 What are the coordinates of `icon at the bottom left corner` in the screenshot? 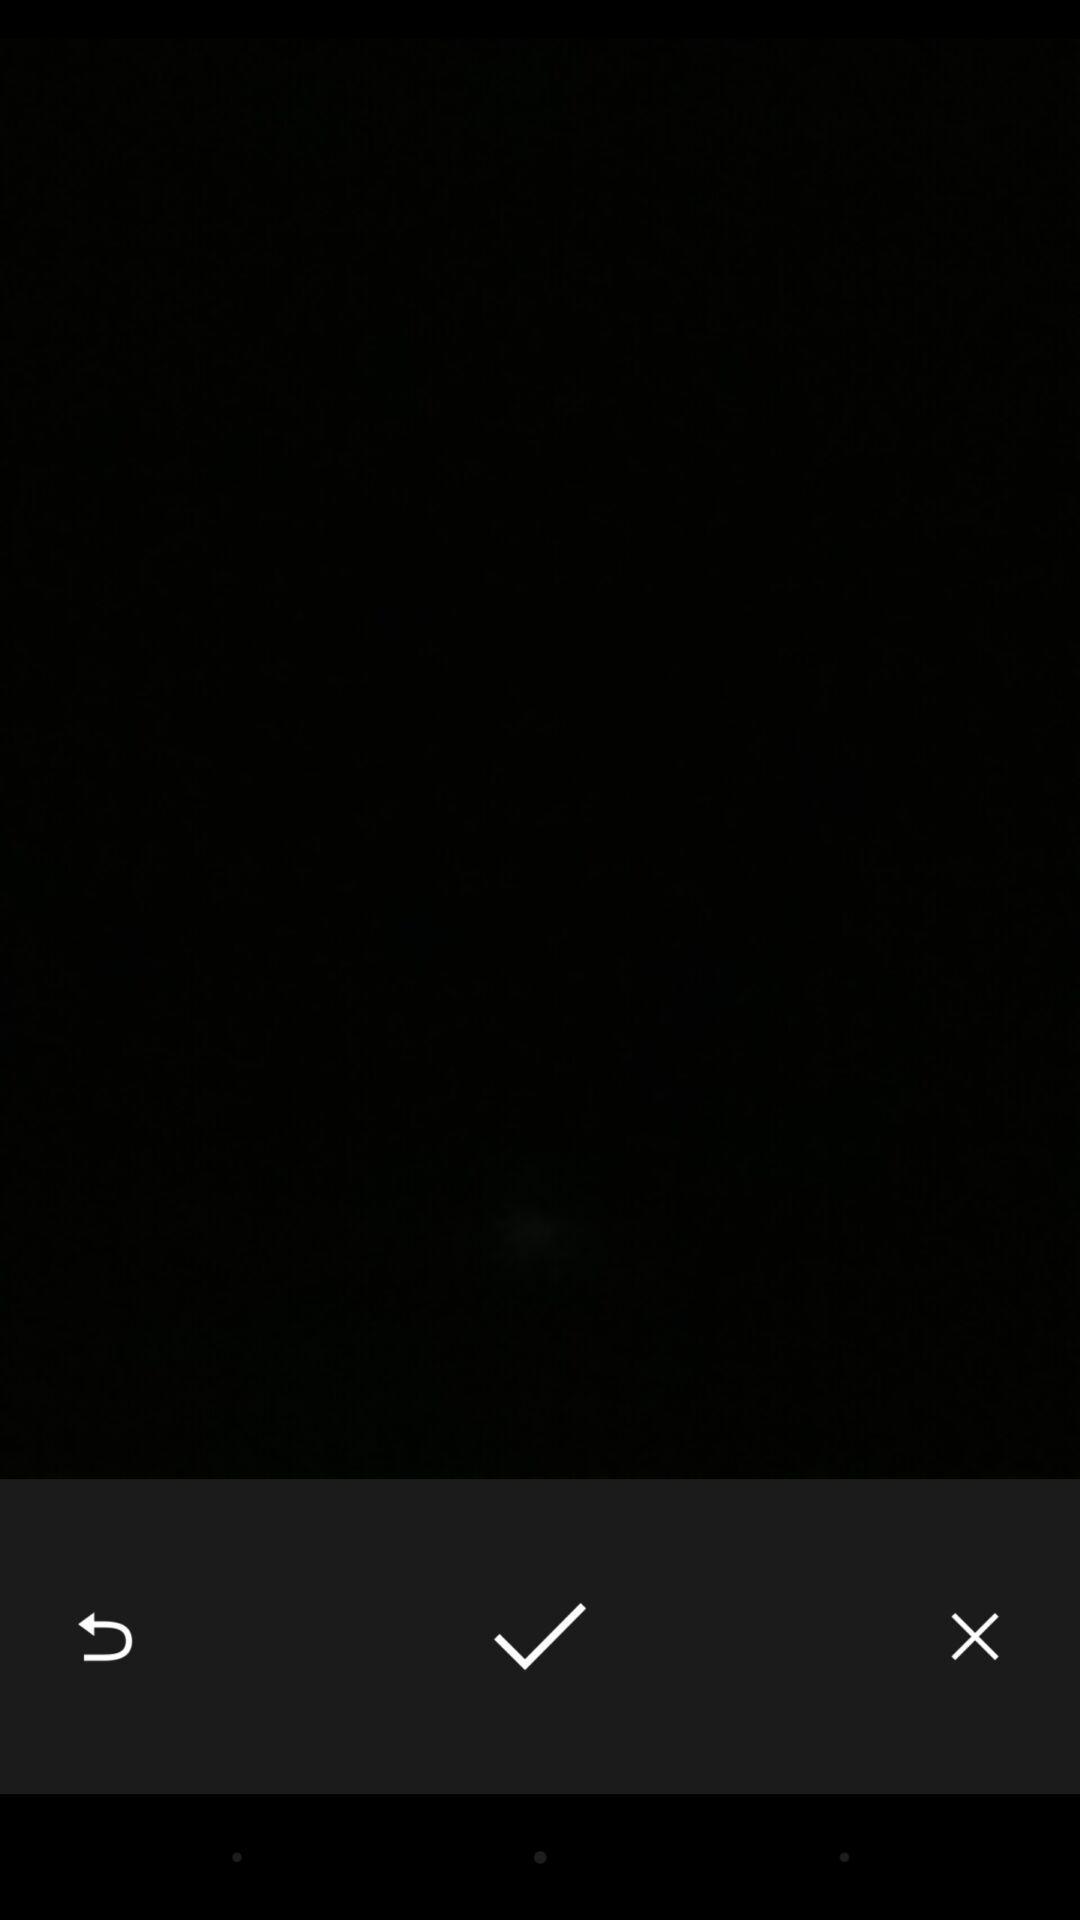 It's located at (104, 1636).